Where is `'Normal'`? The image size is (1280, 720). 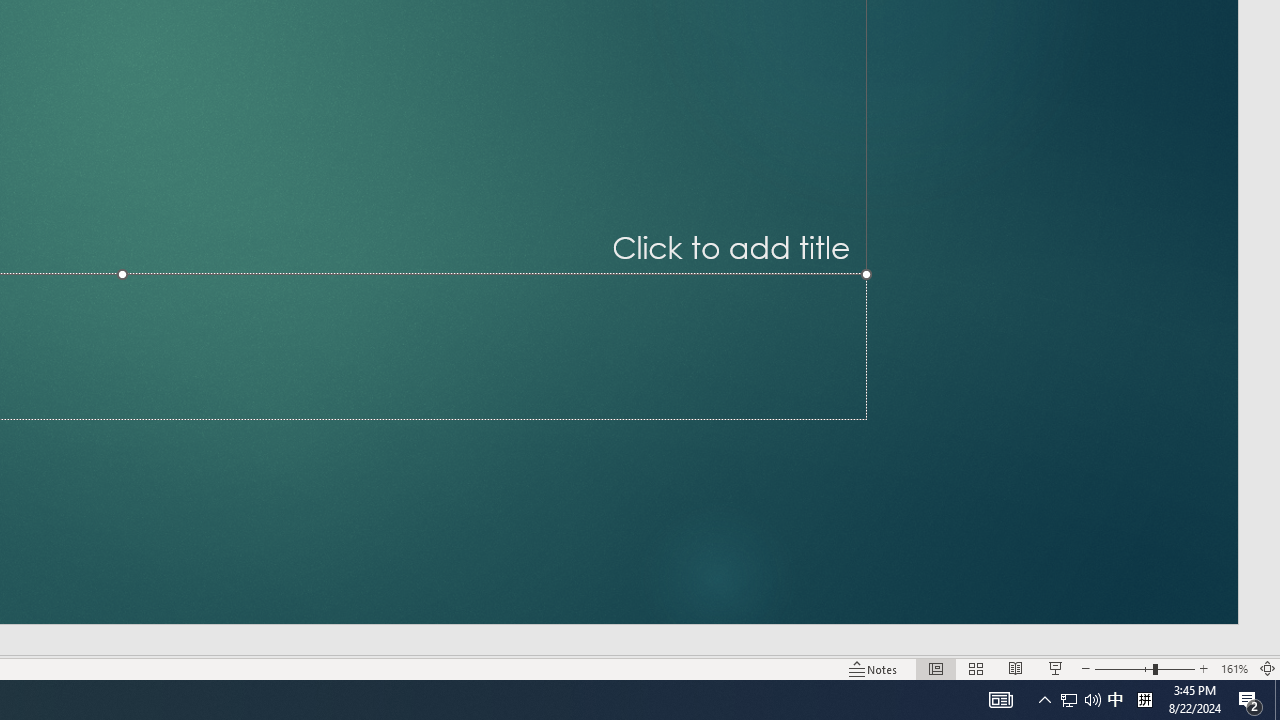 'Normal' is located at coordinates (935, 669).